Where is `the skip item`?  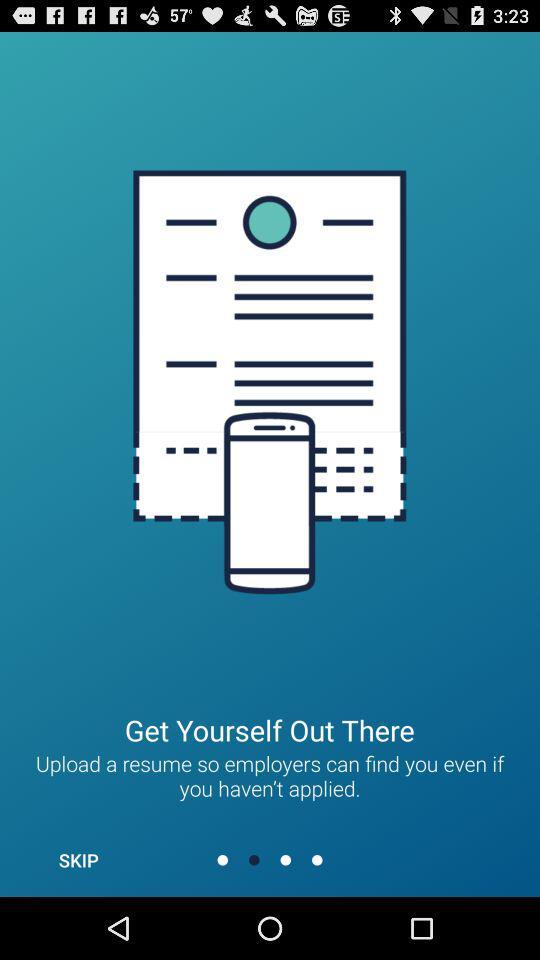
the skip item is located at coordinates (77, 859).